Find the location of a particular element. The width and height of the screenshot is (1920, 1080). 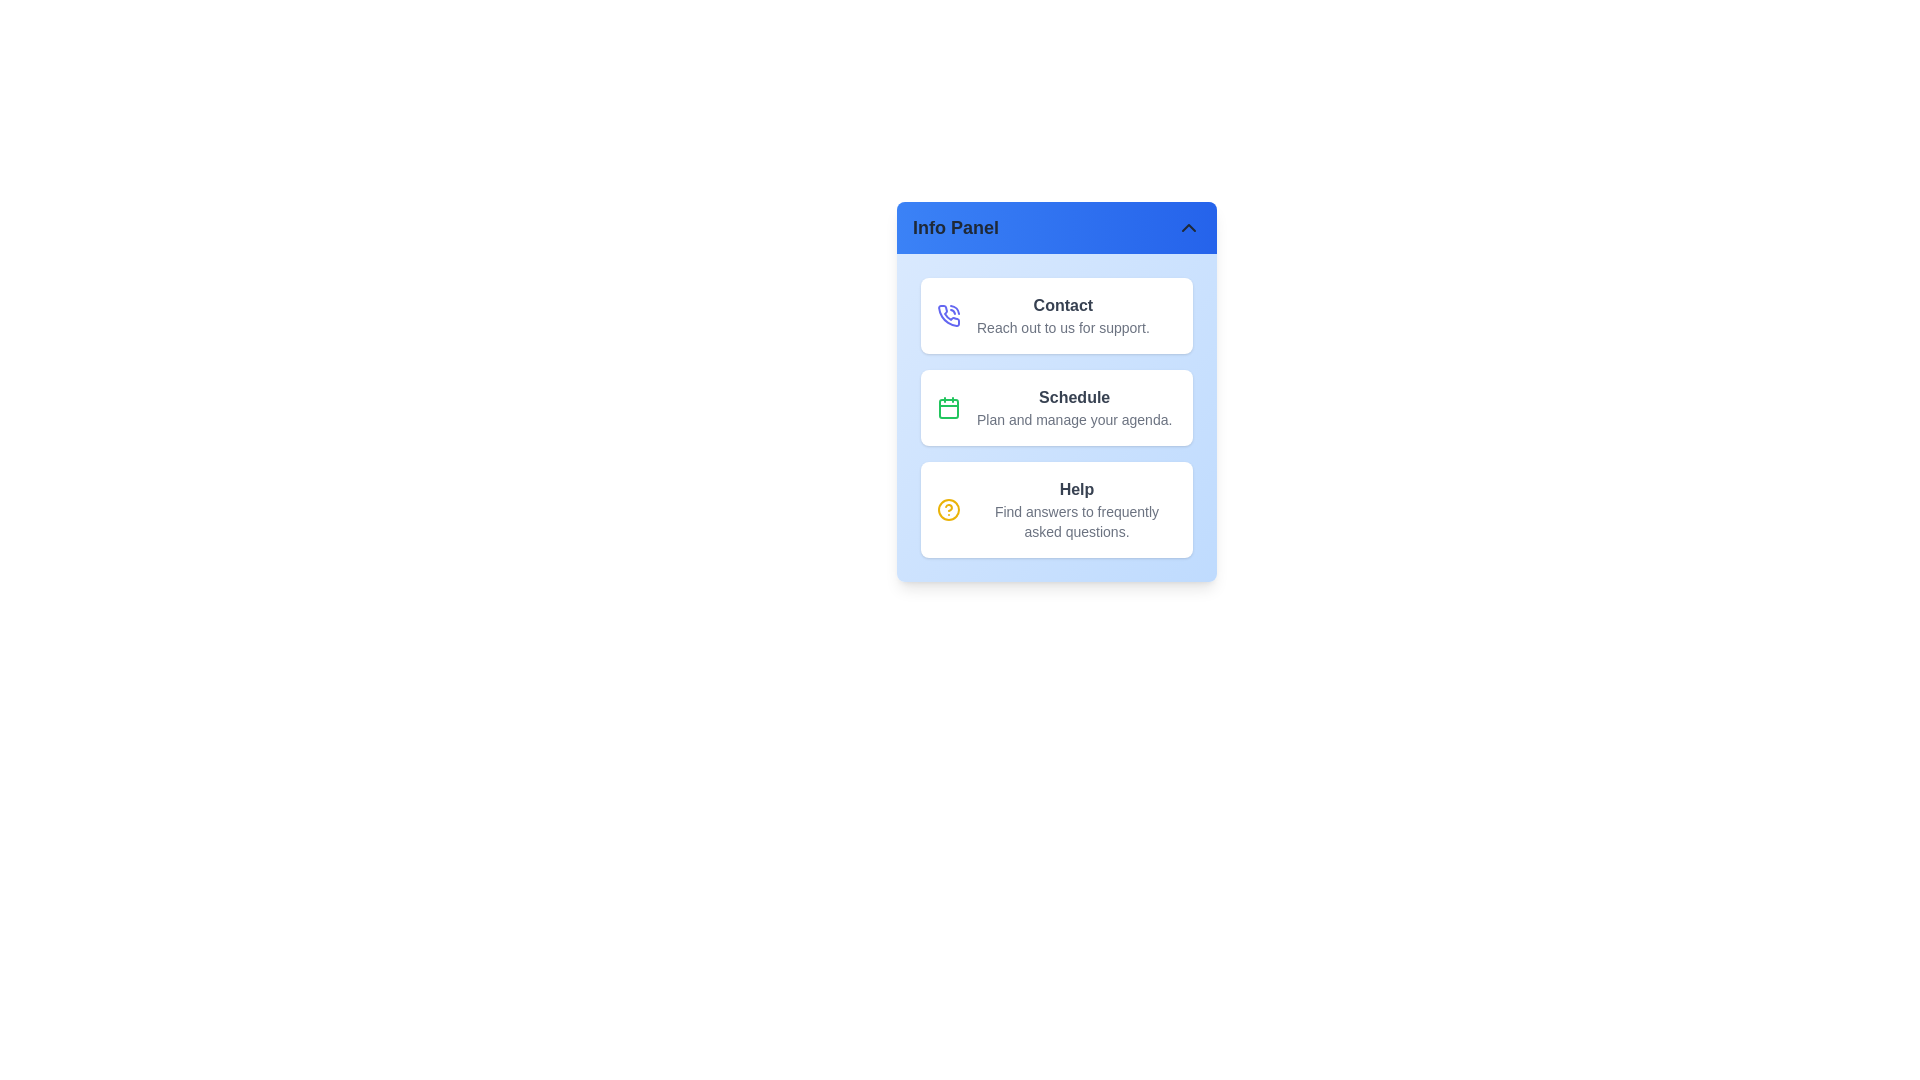

header button to toggle the visibility of the panel is located at coordinates (1055, 226).